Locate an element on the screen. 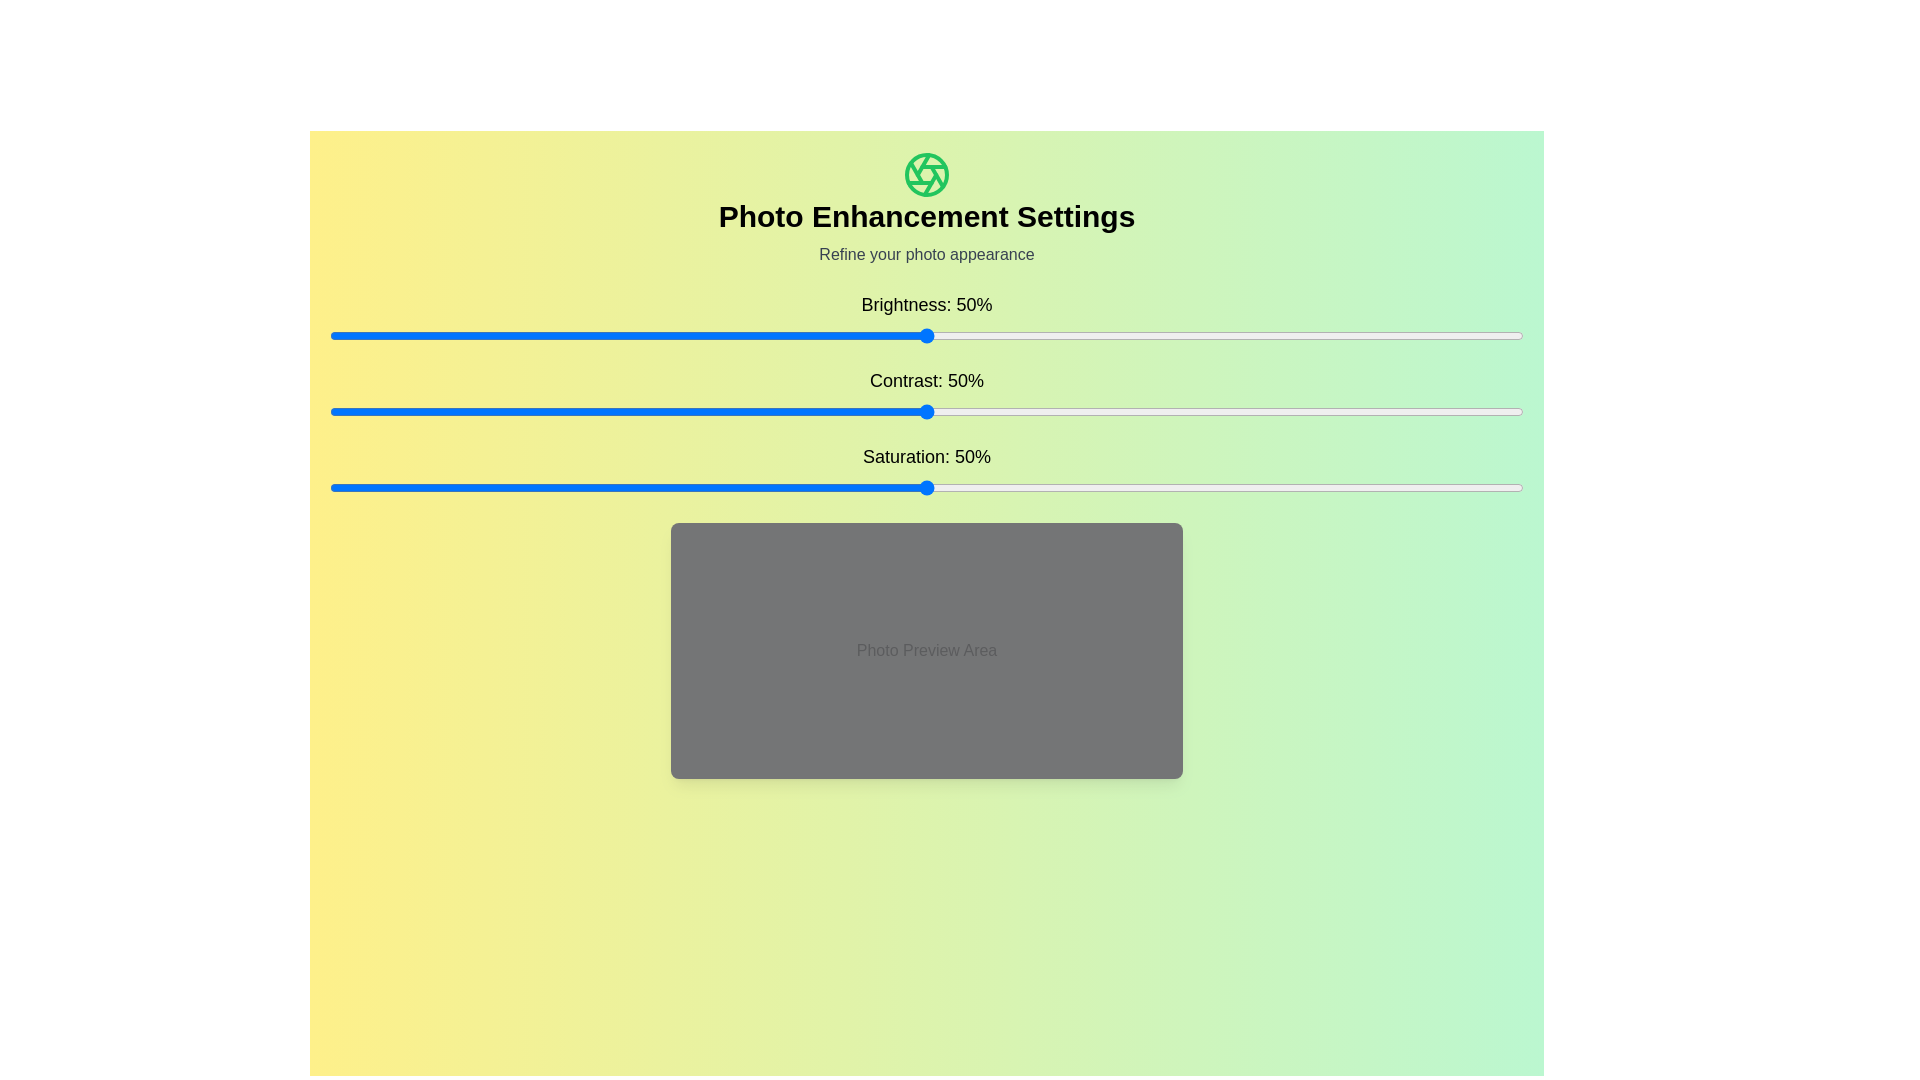  the brightness slider to set the brightness to 68% is located at coordinates (1142, 334).